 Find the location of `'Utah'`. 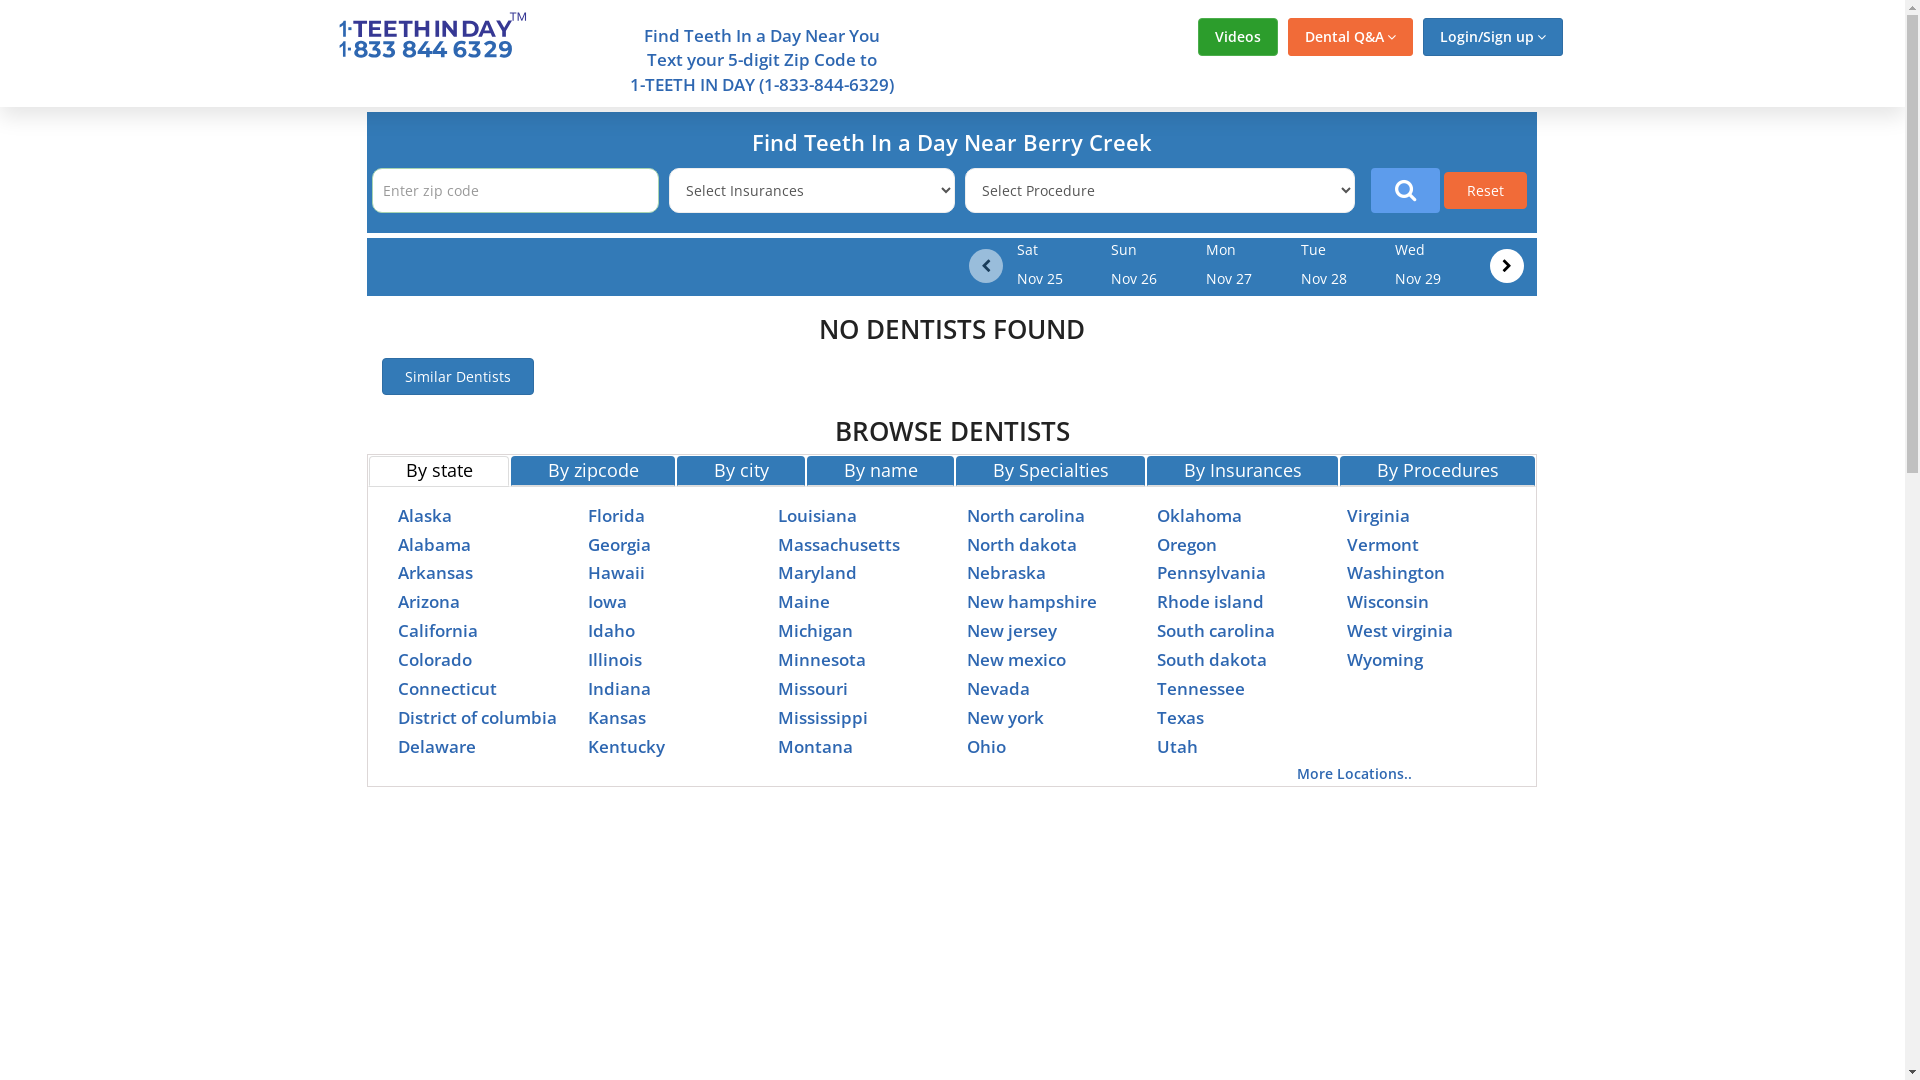

'Utah' is located at coordinates (1177, 746).